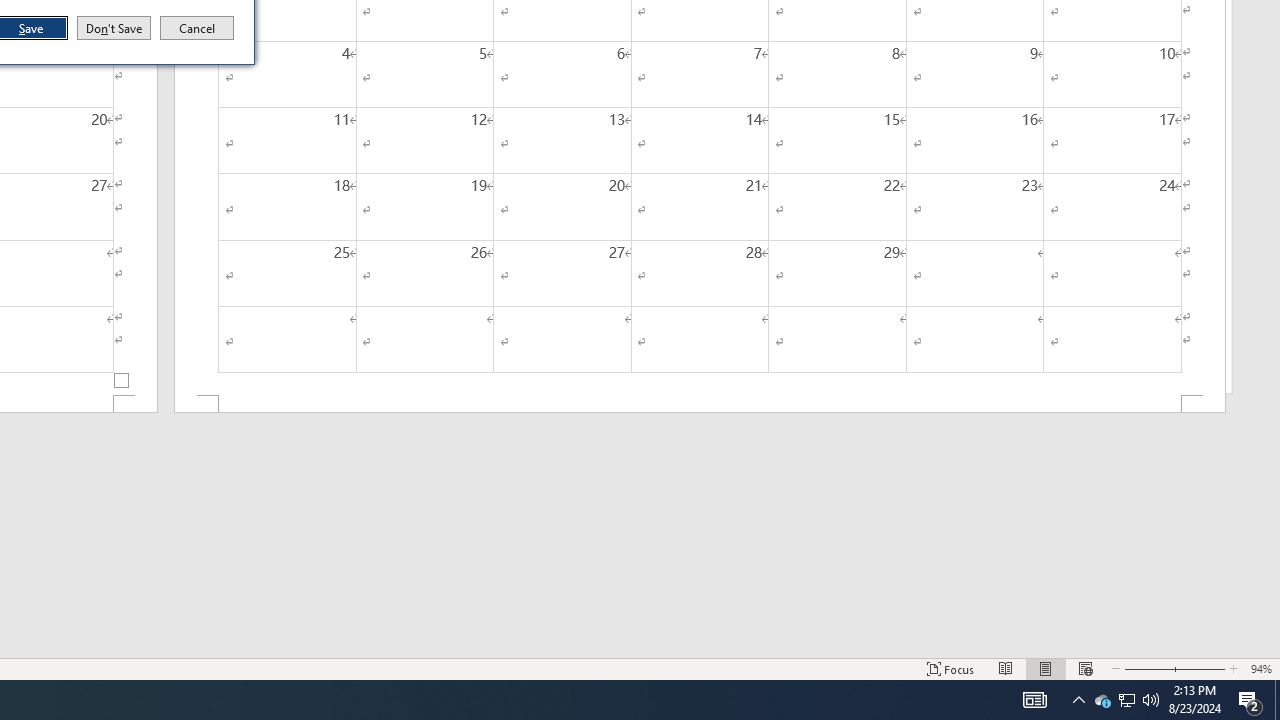  I want to click on 'Zoom Out', so click(1147, 669).